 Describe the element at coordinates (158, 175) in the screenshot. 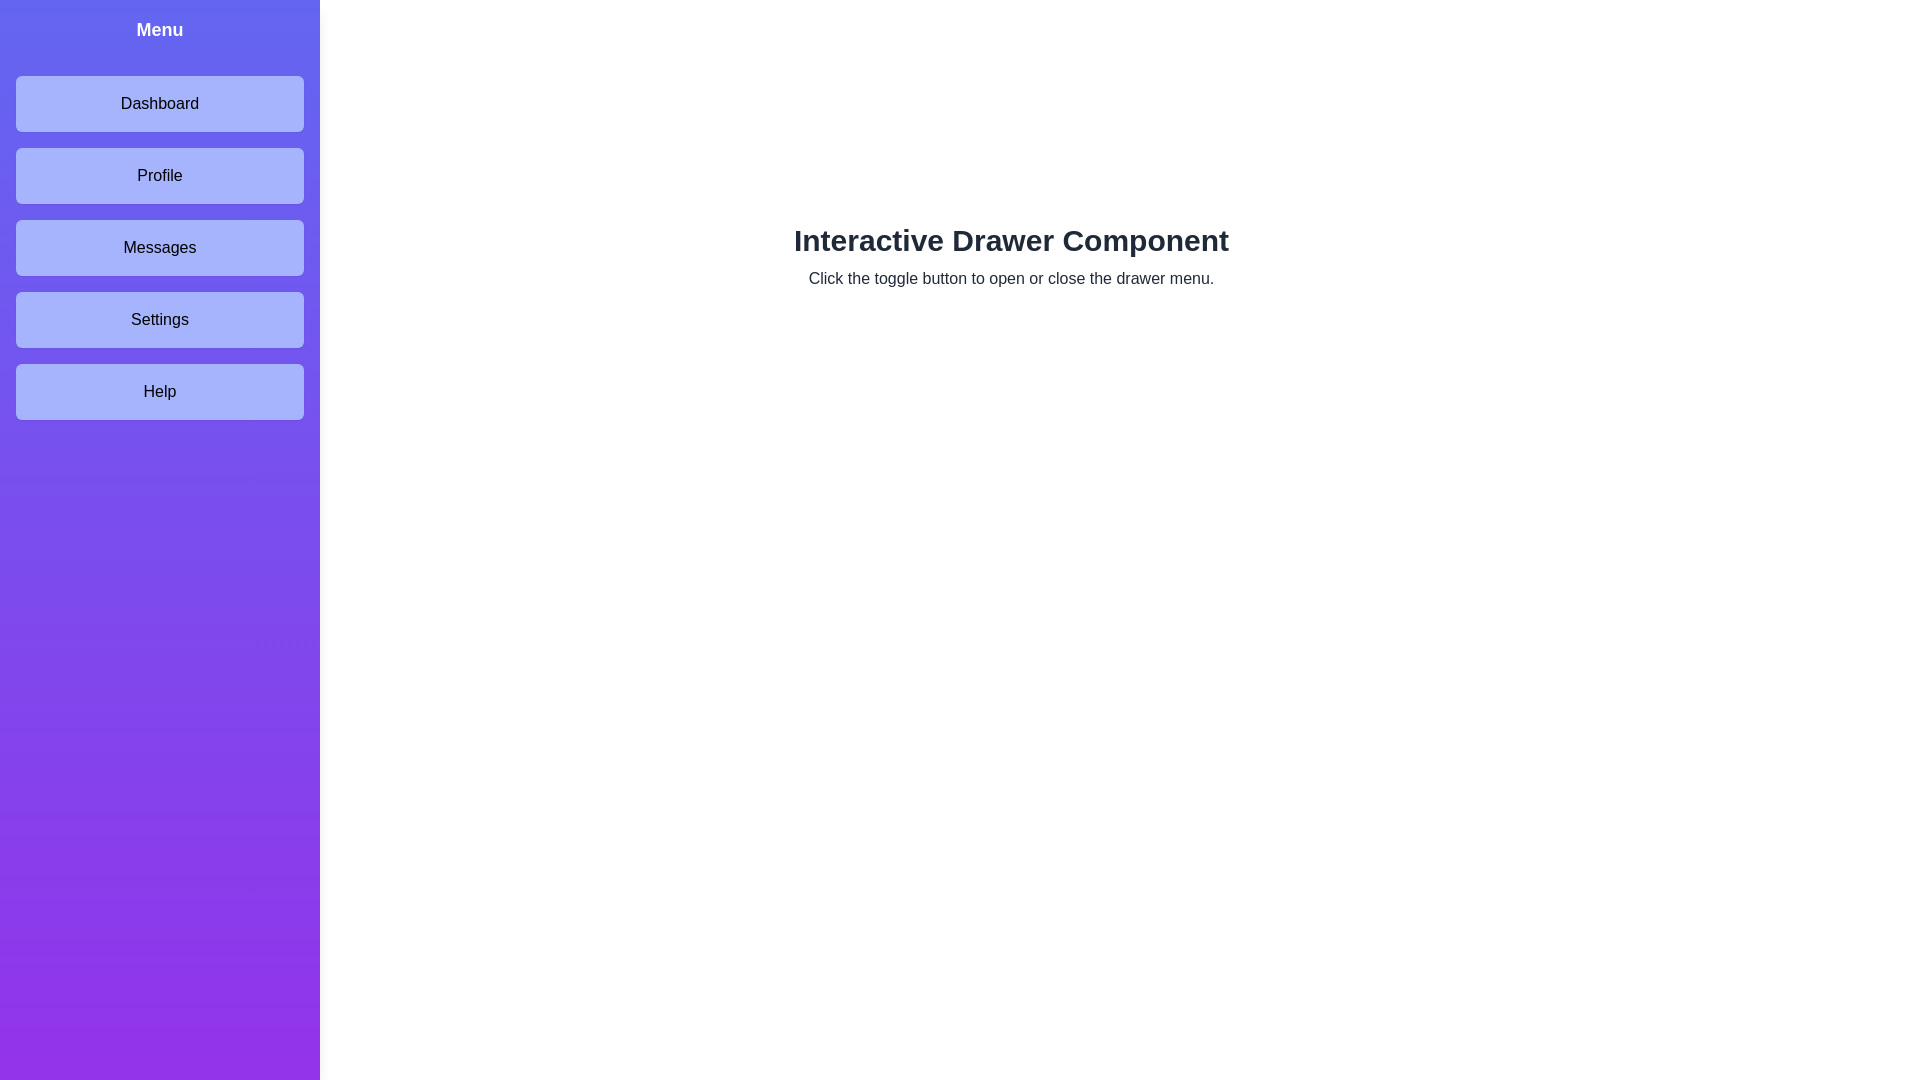

I see `the menu item labeled Profile by clicking on it` at that location.